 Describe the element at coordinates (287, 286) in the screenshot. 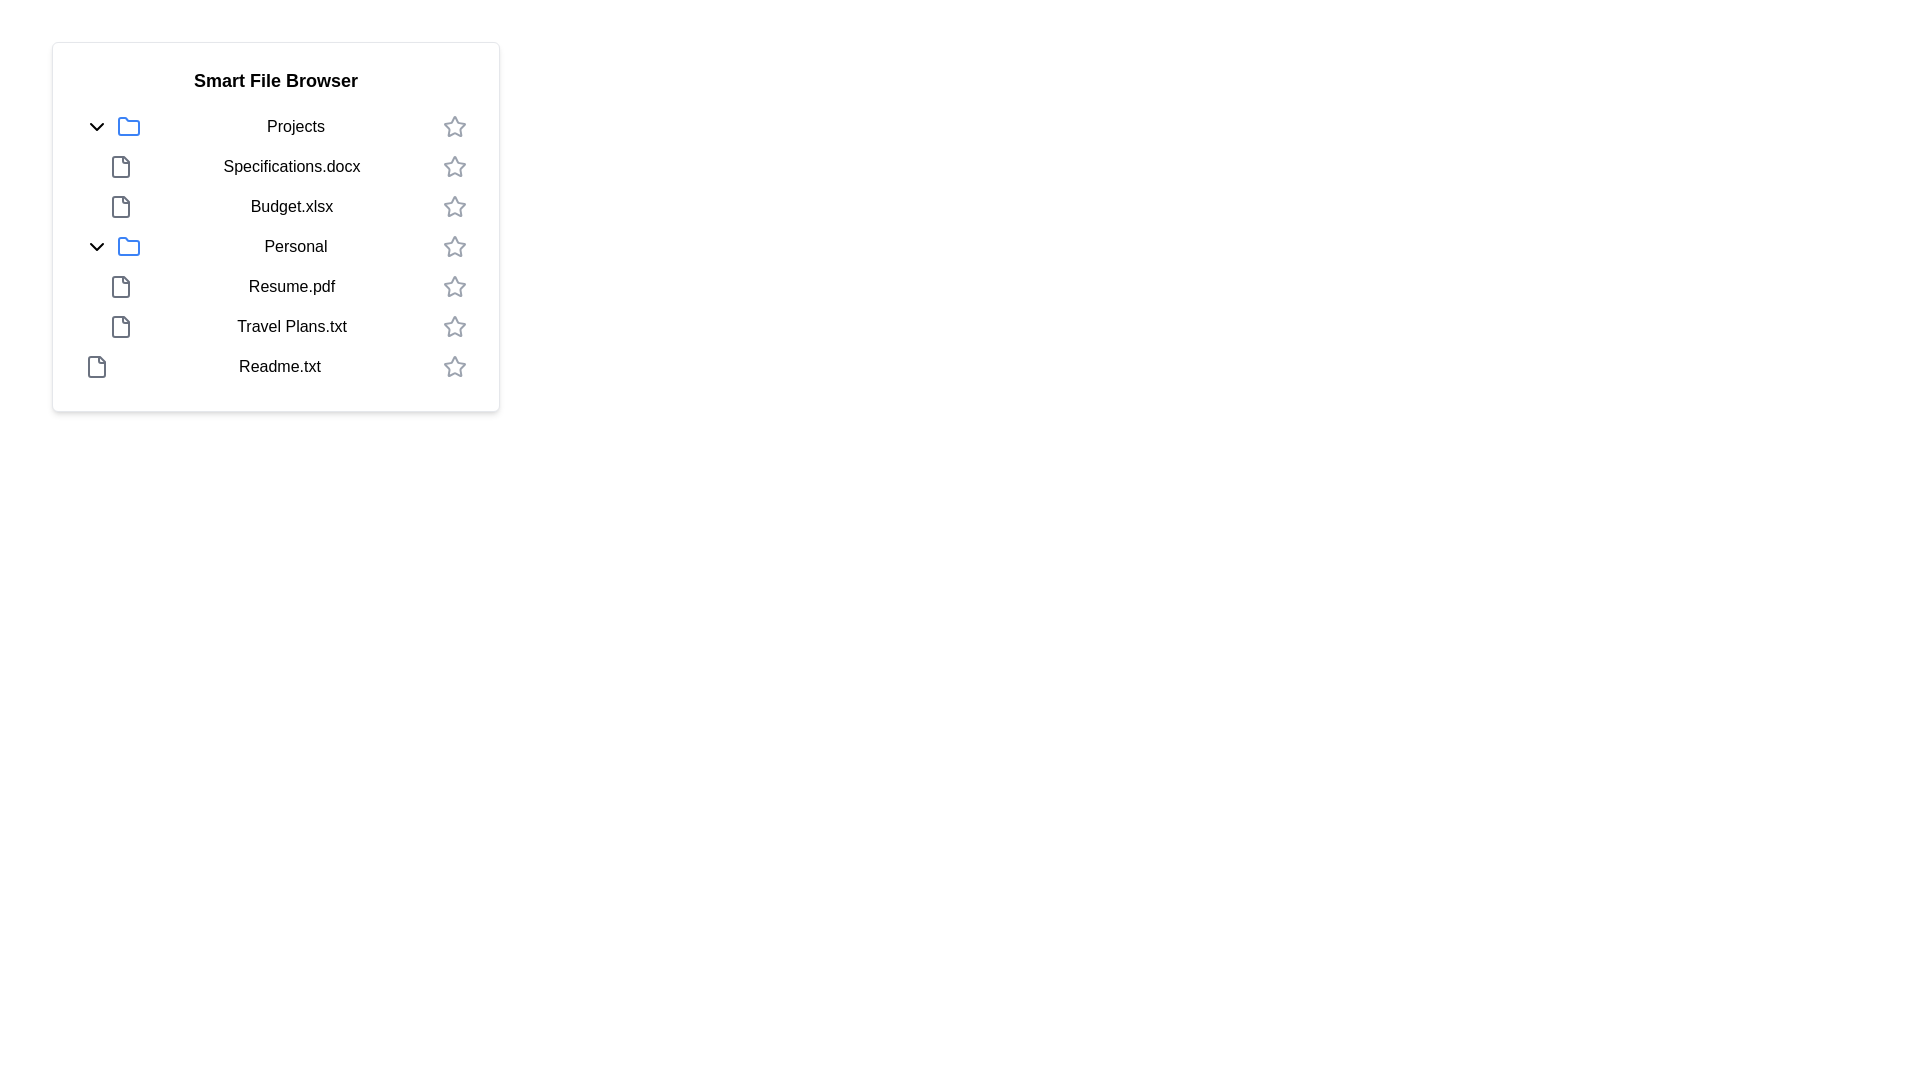

I see `to select the 'Resume.pdf' file entry, which is the first item under the 'Personal' folder in the file browser interface` at that location.